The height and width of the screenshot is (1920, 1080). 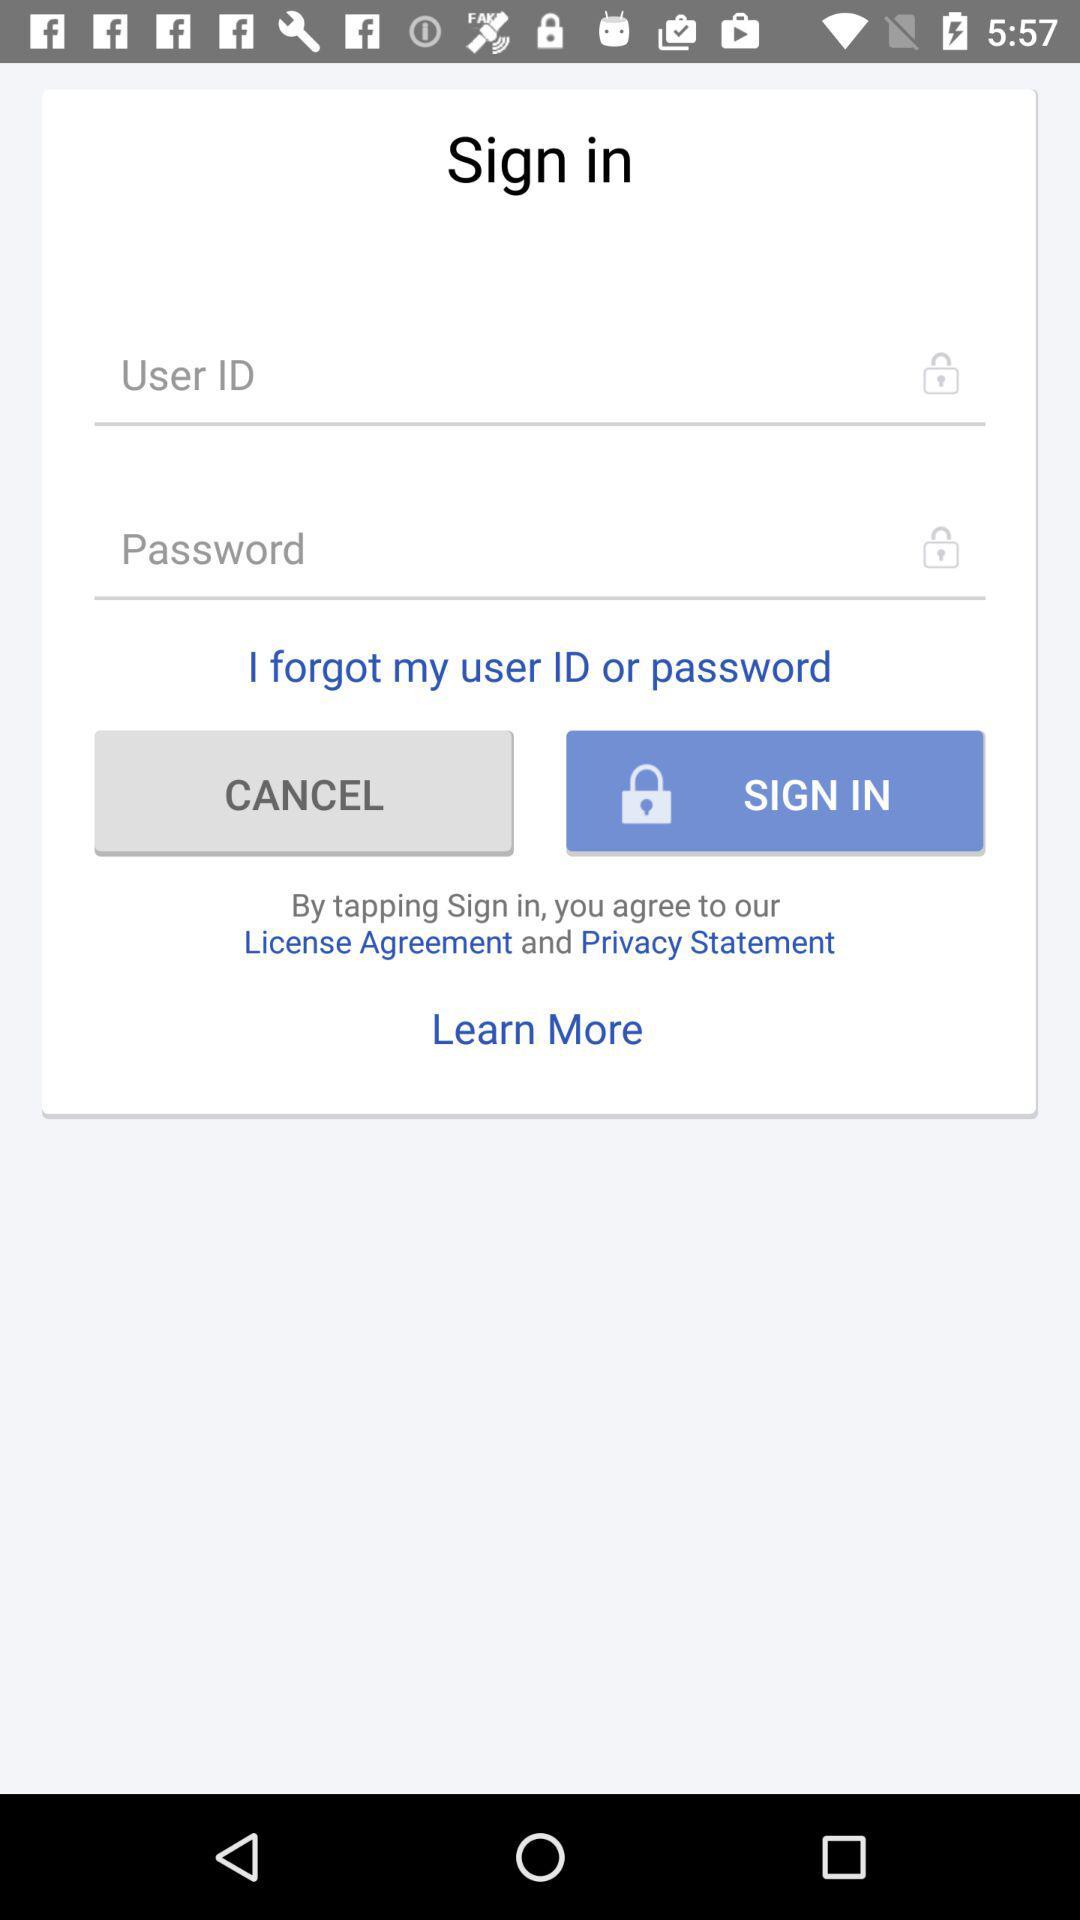 I want to click on item below the cancel, so click(x=538, y=921).